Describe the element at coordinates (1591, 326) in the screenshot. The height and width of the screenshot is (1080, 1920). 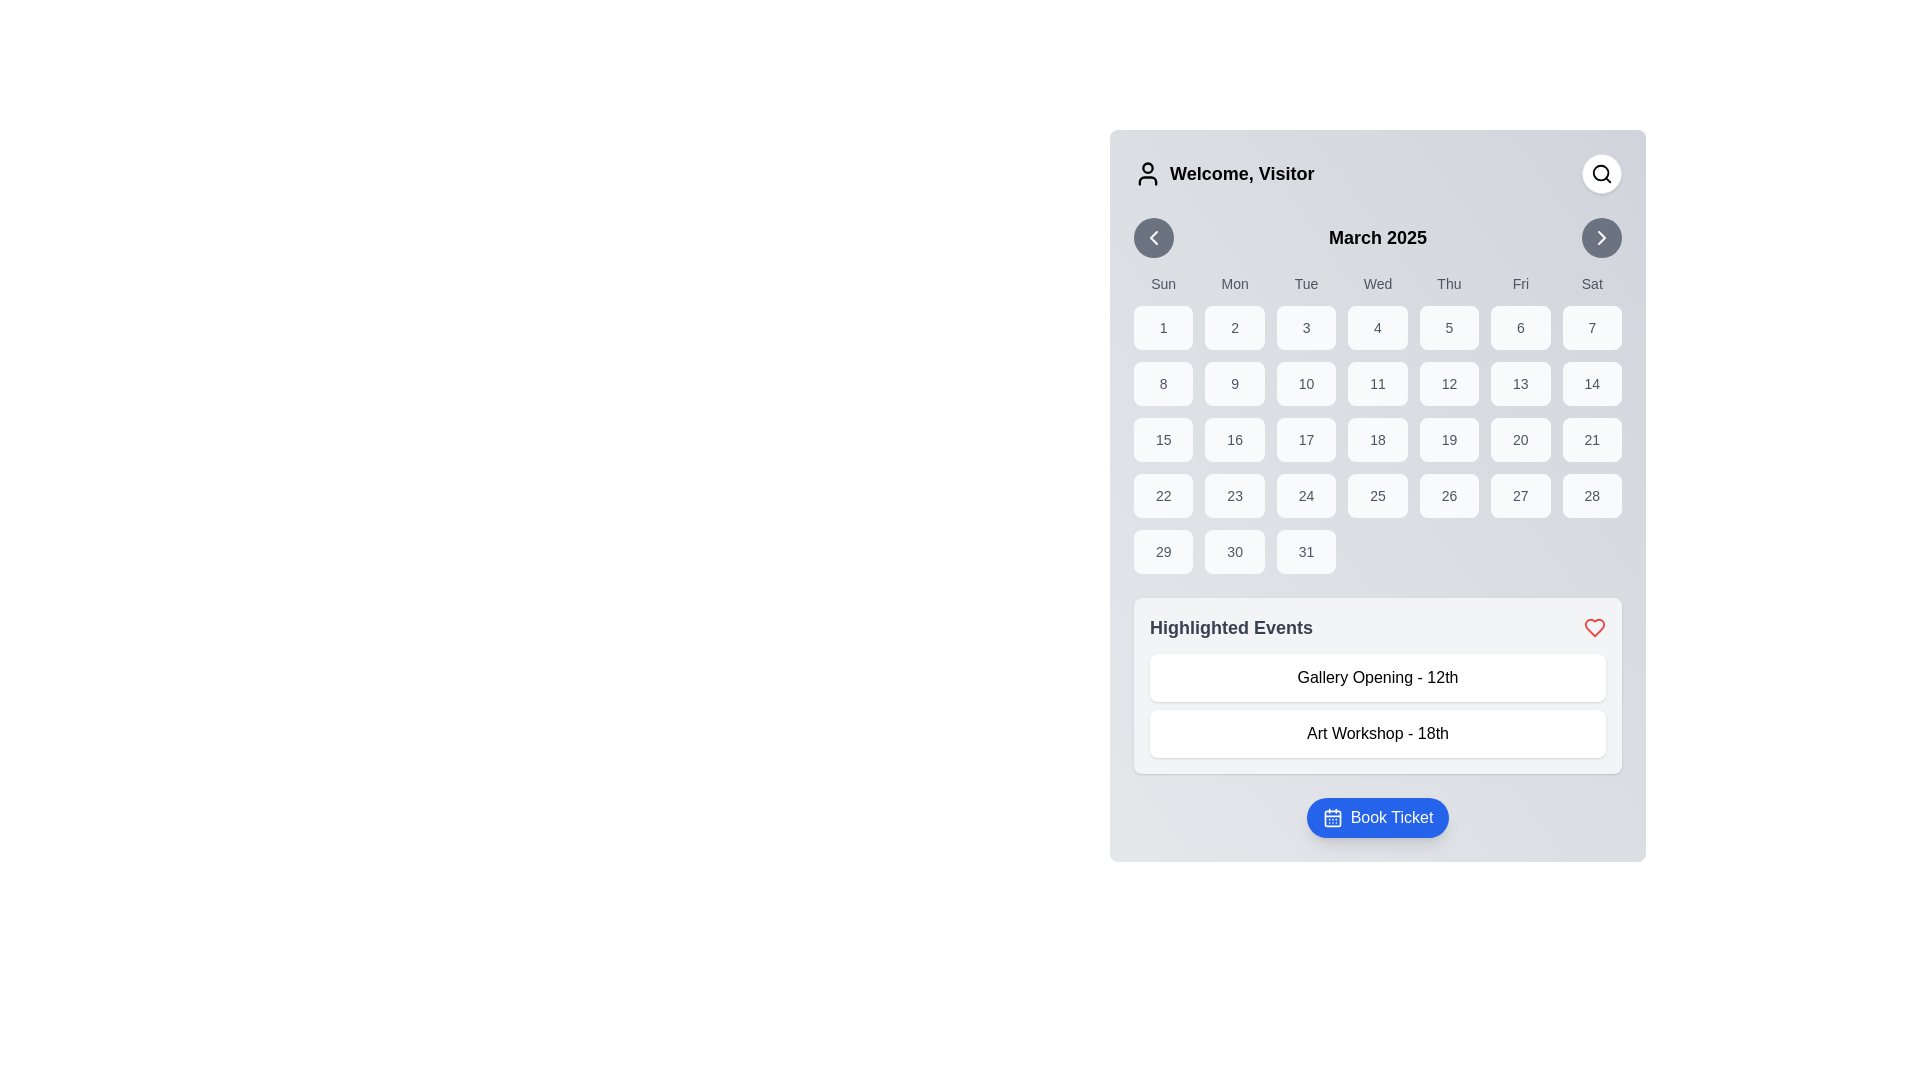
I see `the Text Display representing the date '7' in the Interactive Calendar Cell, located in the first row of the calendar grid` at that location.